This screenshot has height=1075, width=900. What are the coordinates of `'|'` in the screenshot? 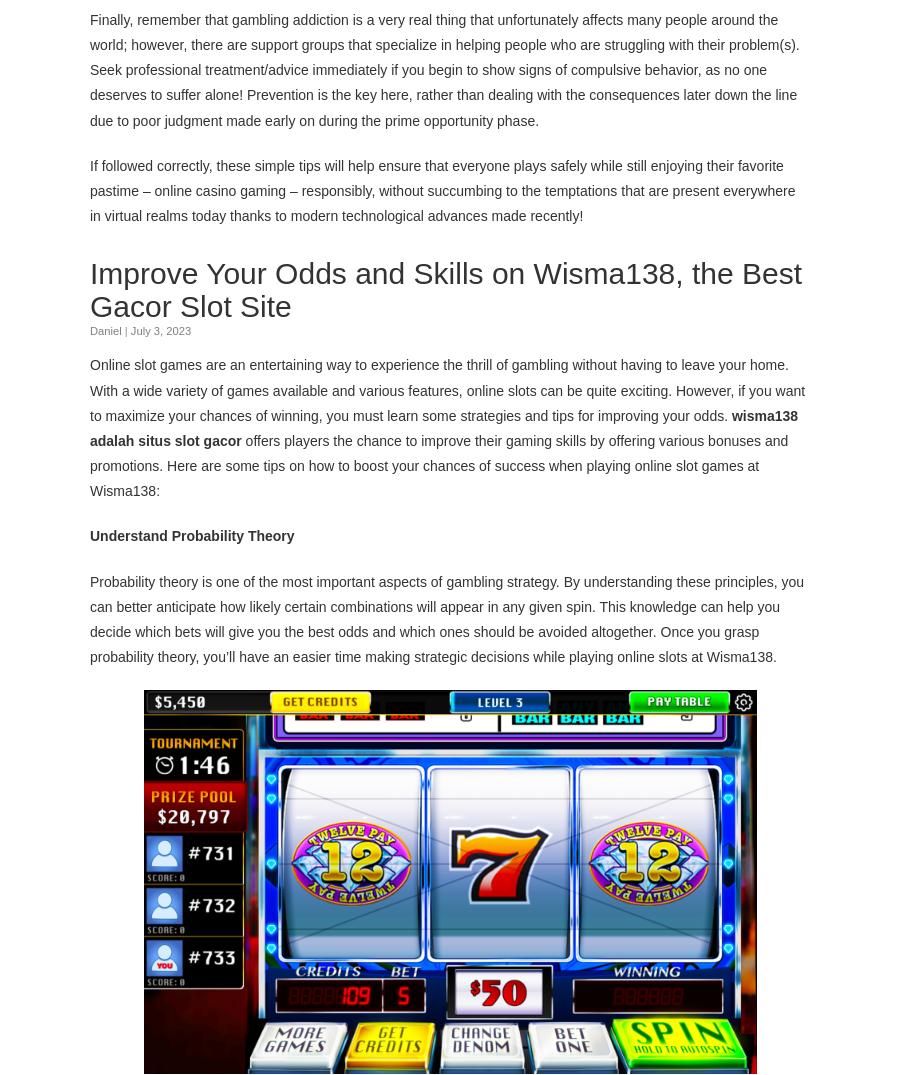 It's located at (124, 329).